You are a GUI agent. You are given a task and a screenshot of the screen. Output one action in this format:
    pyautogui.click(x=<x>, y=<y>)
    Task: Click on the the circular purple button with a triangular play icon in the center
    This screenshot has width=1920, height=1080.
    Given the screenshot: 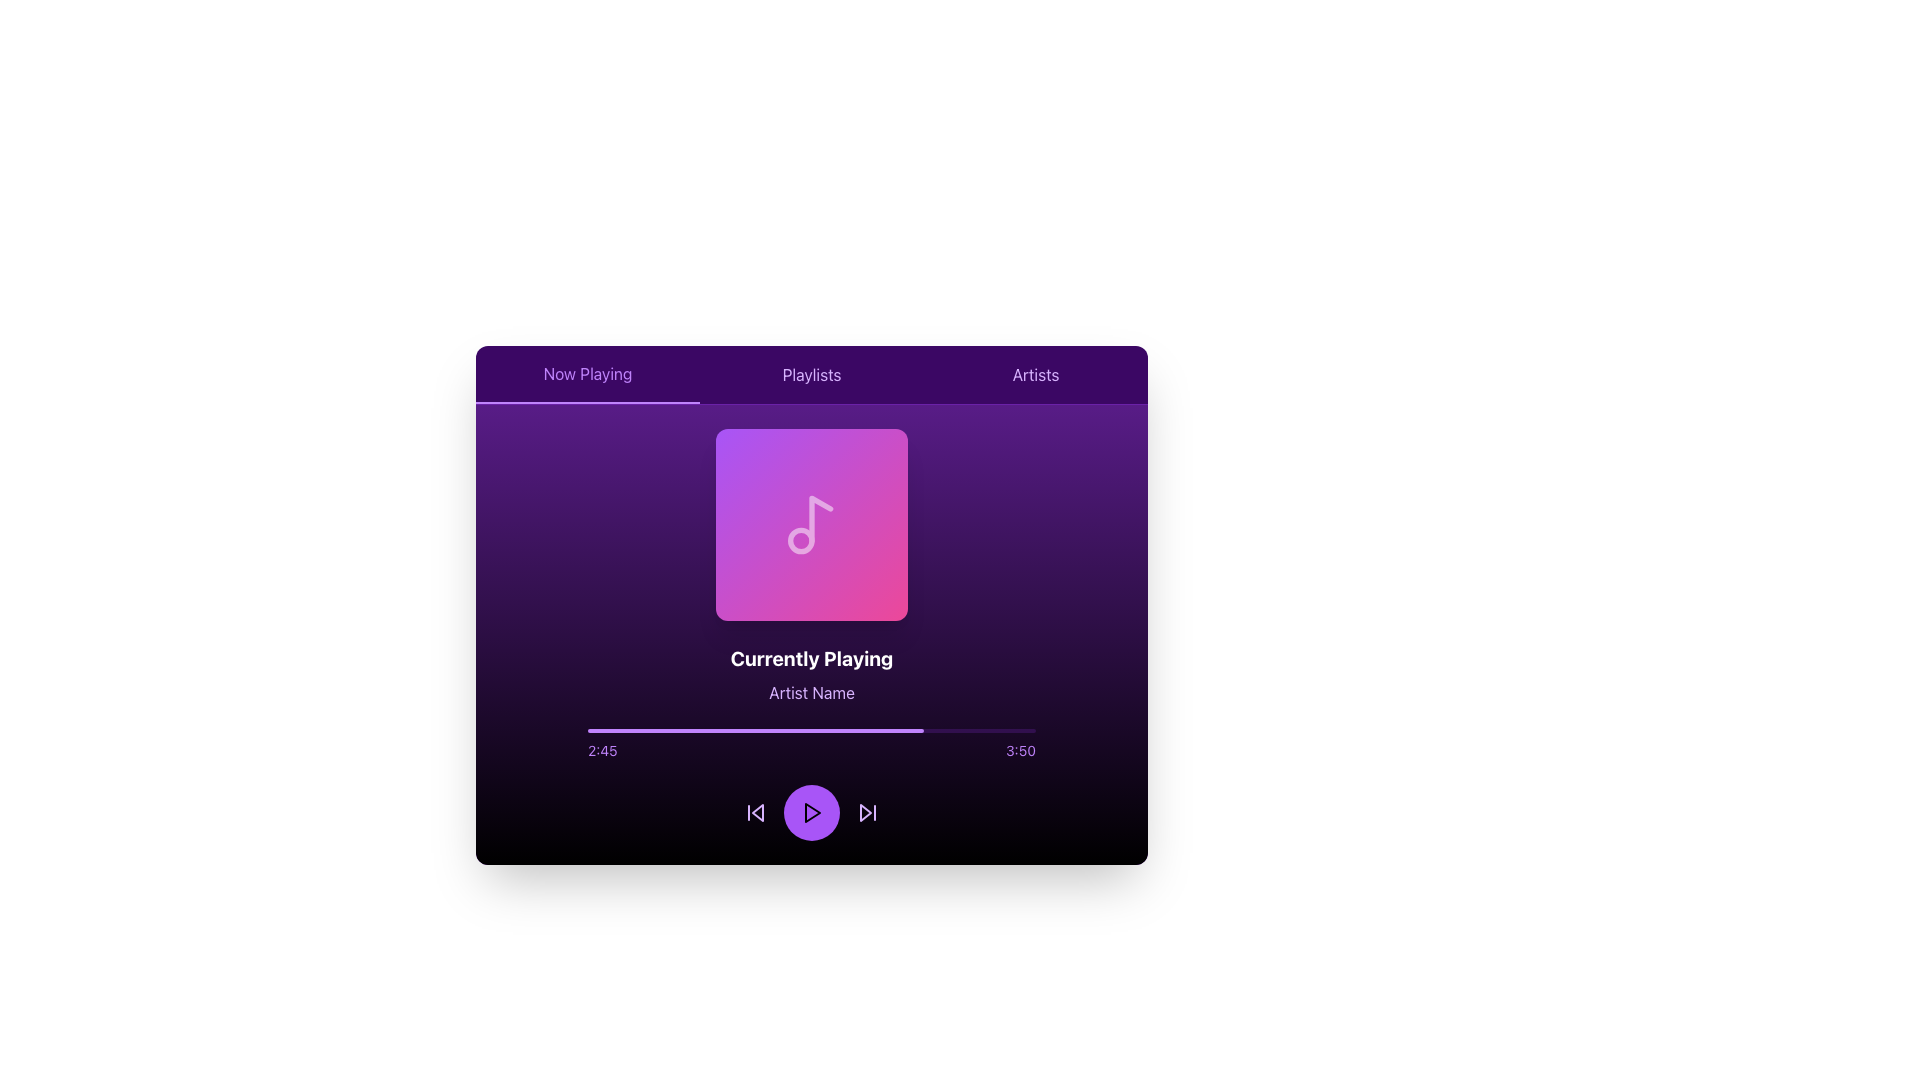 What is the action you would take?
    pyautogui.click(x=811, y=813)
    